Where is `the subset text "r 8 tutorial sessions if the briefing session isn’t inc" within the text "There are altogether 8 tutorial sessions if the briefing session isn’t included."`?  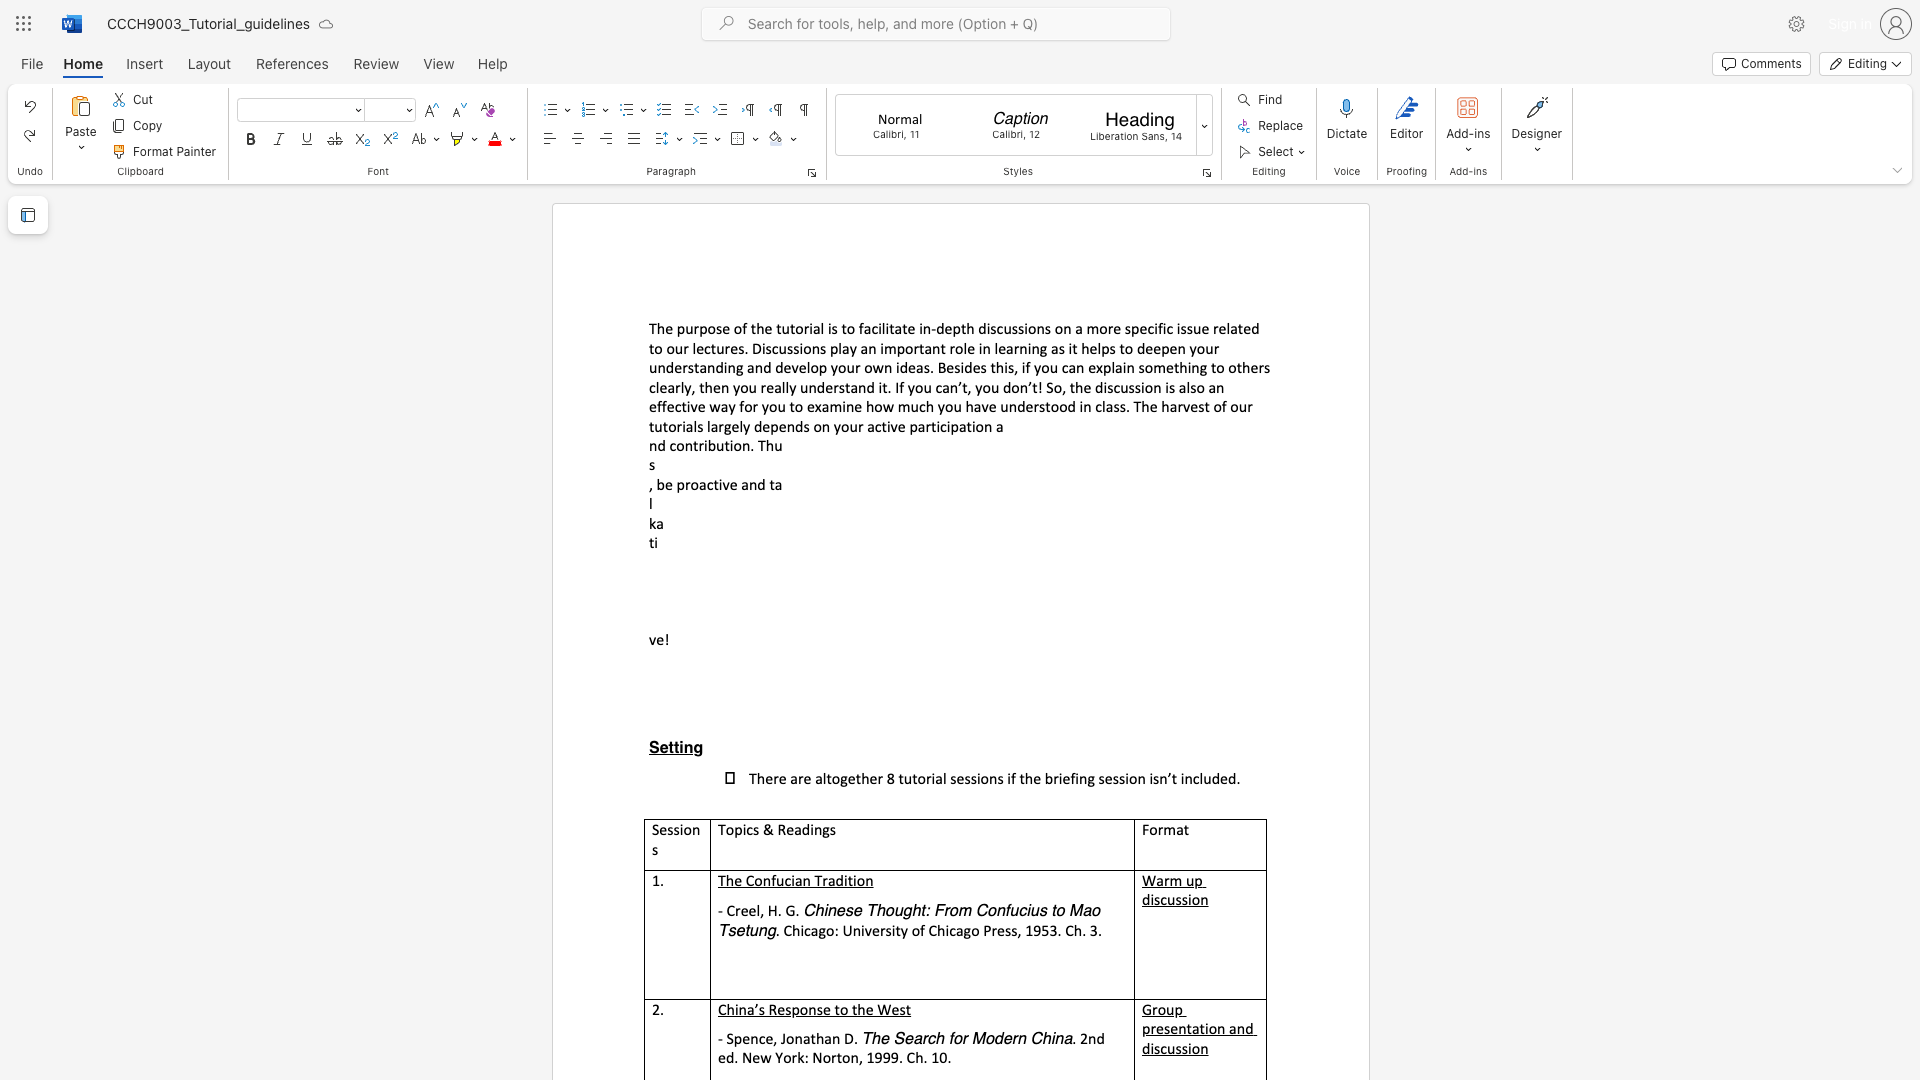
the subset text "r 8 tutorial sessions if the briefing session isn’t inc" within the text "There are altogether 8 tutorial sessions if the briefing session isn’t included." is located at coordinates (877, 777).